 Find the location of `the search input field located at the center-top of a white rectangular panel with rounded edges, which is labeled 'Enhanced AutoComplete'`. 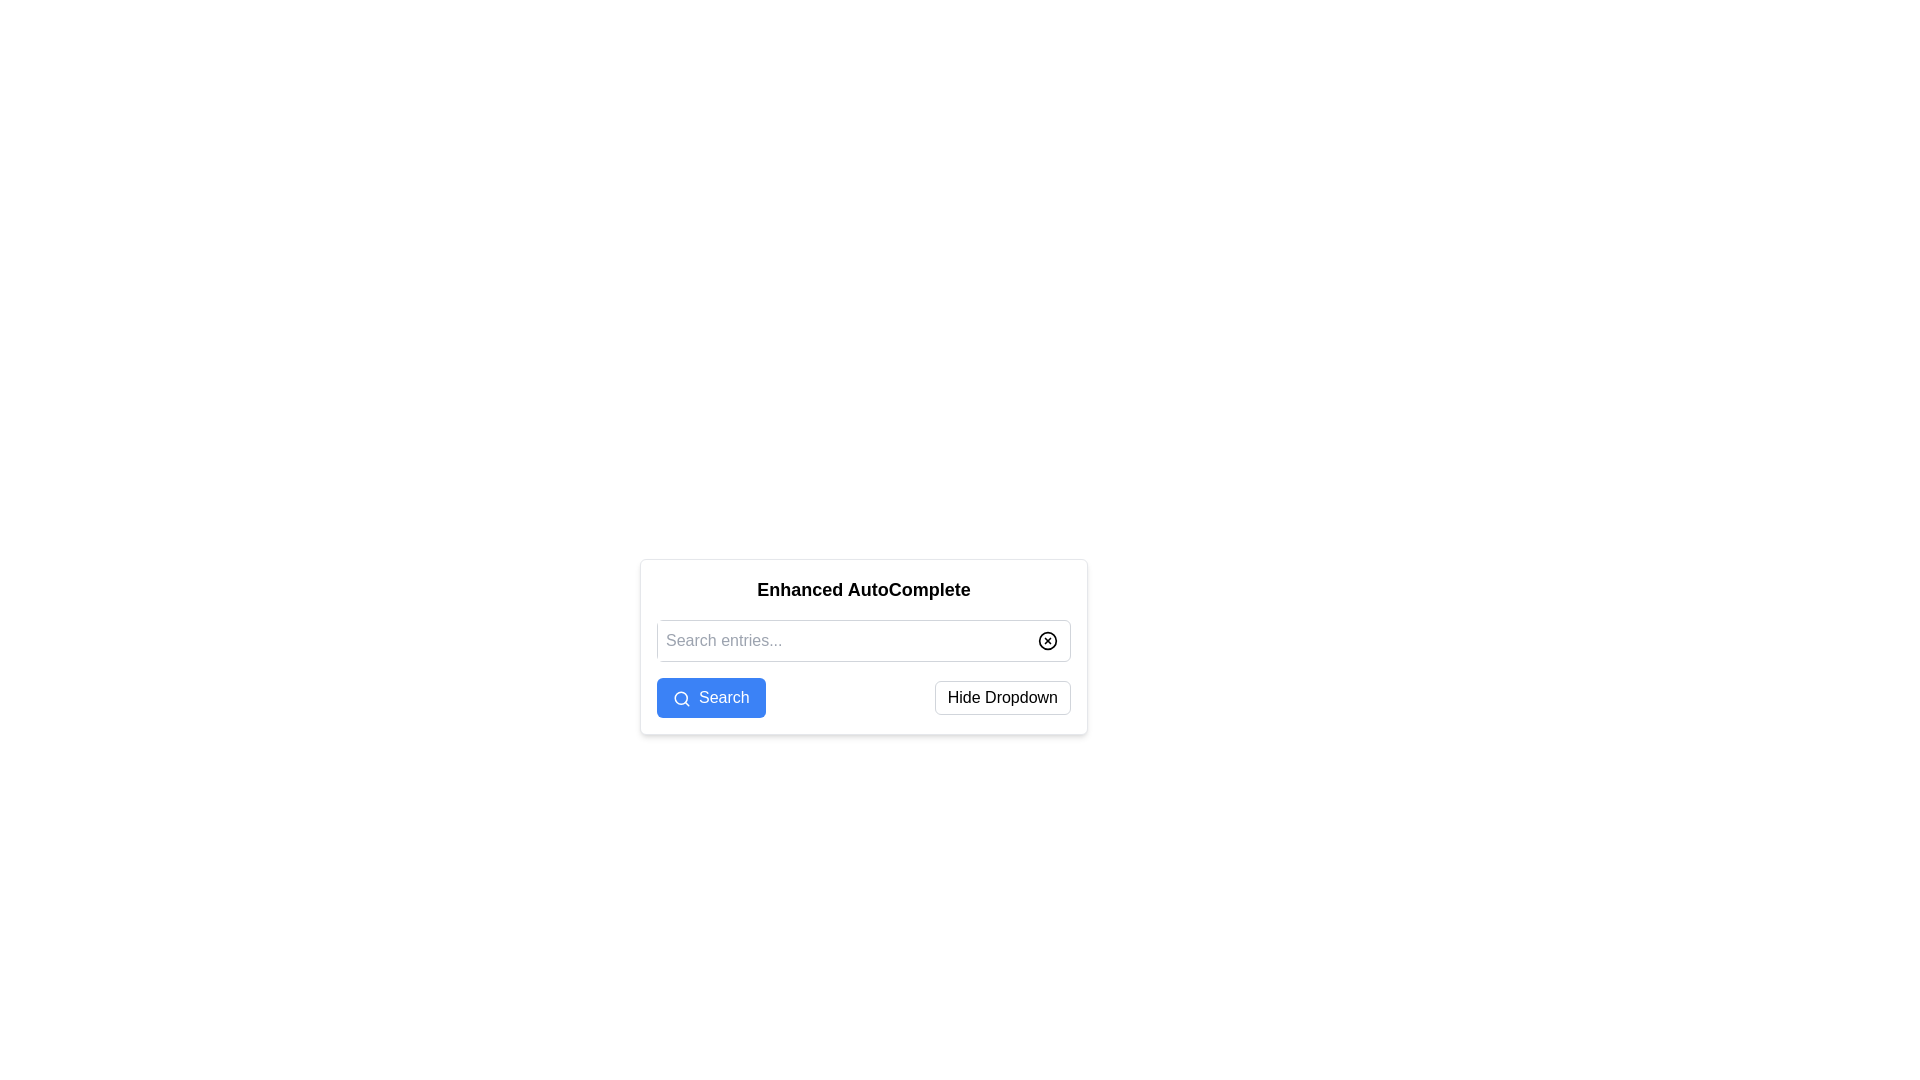

the search input field located at the center-top of a white rectangular panel with rounded edges, which is labeled 'Enhanced AutoComplete' is located at coordinates (864, 640).